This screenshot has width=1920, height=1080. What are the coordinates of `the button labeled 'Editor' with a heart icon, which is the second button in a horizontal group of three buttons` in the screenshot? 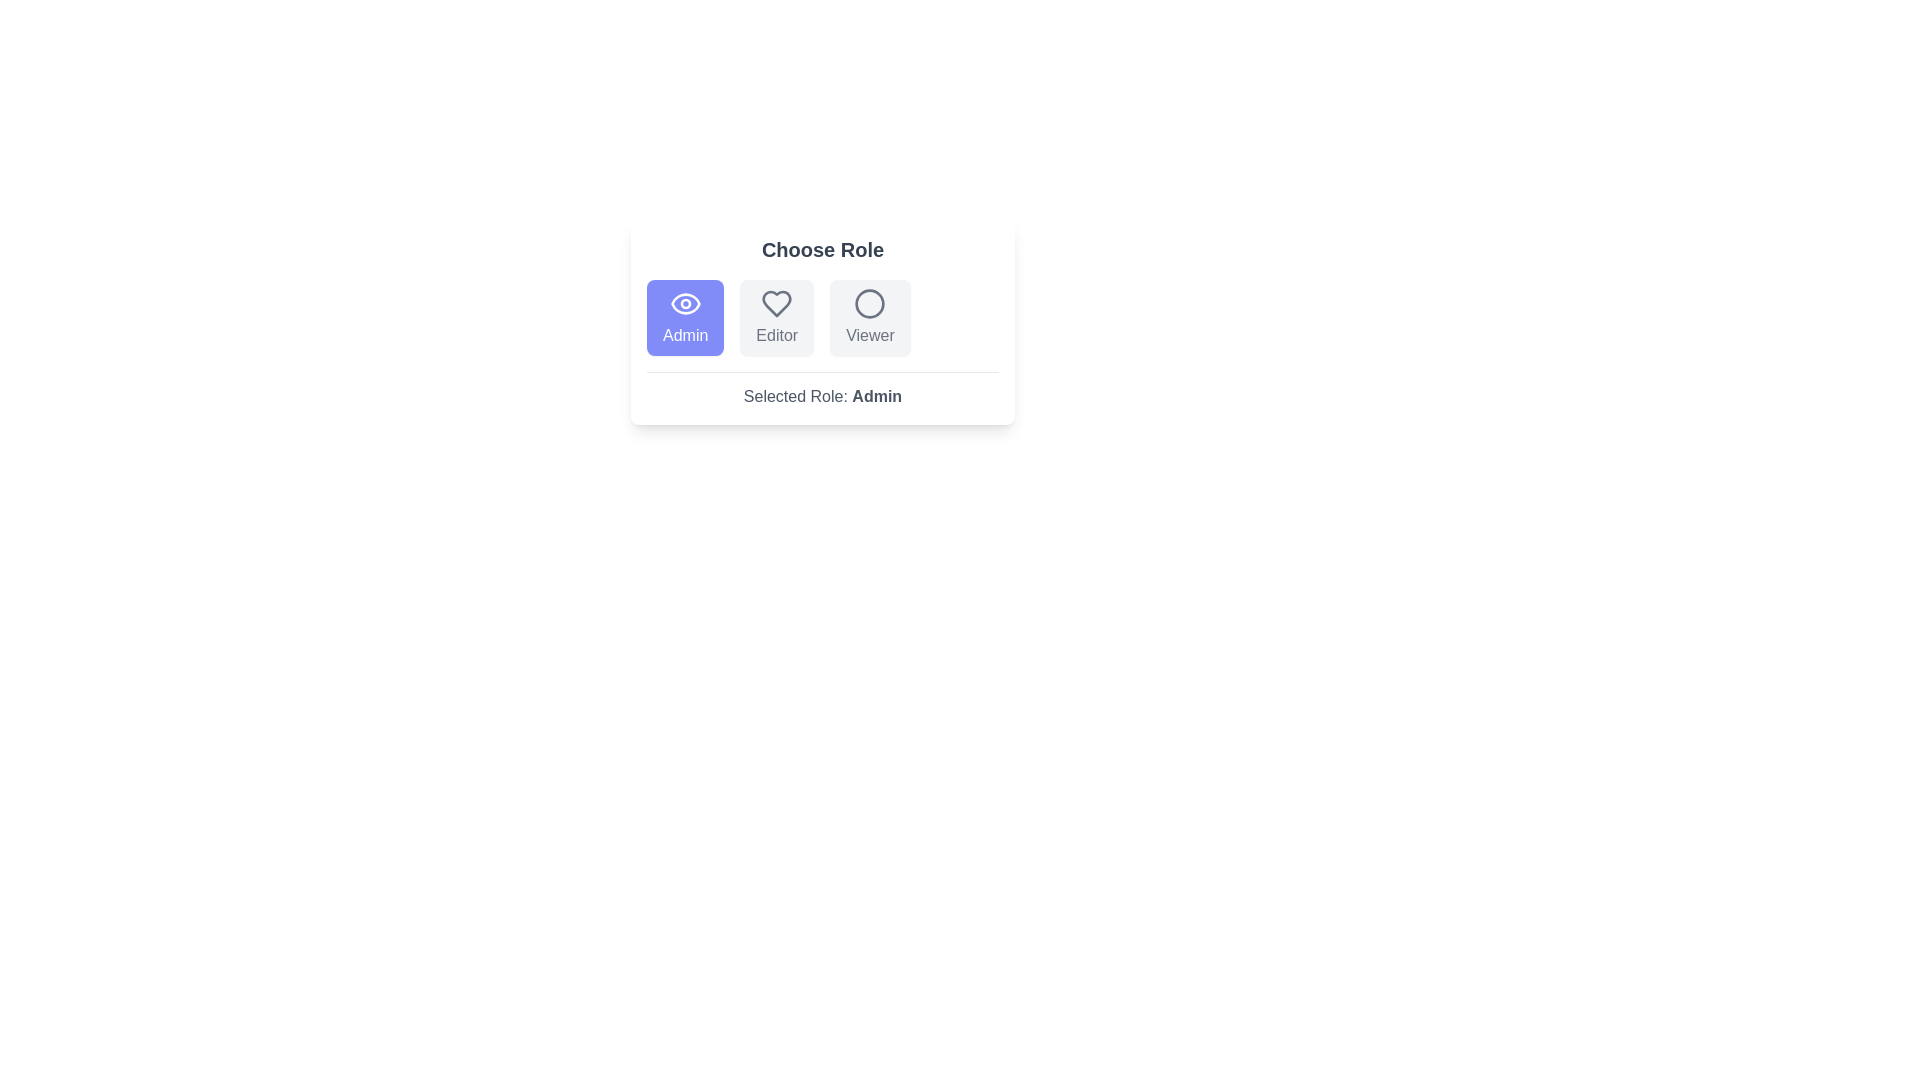 It's located at (776, 316).